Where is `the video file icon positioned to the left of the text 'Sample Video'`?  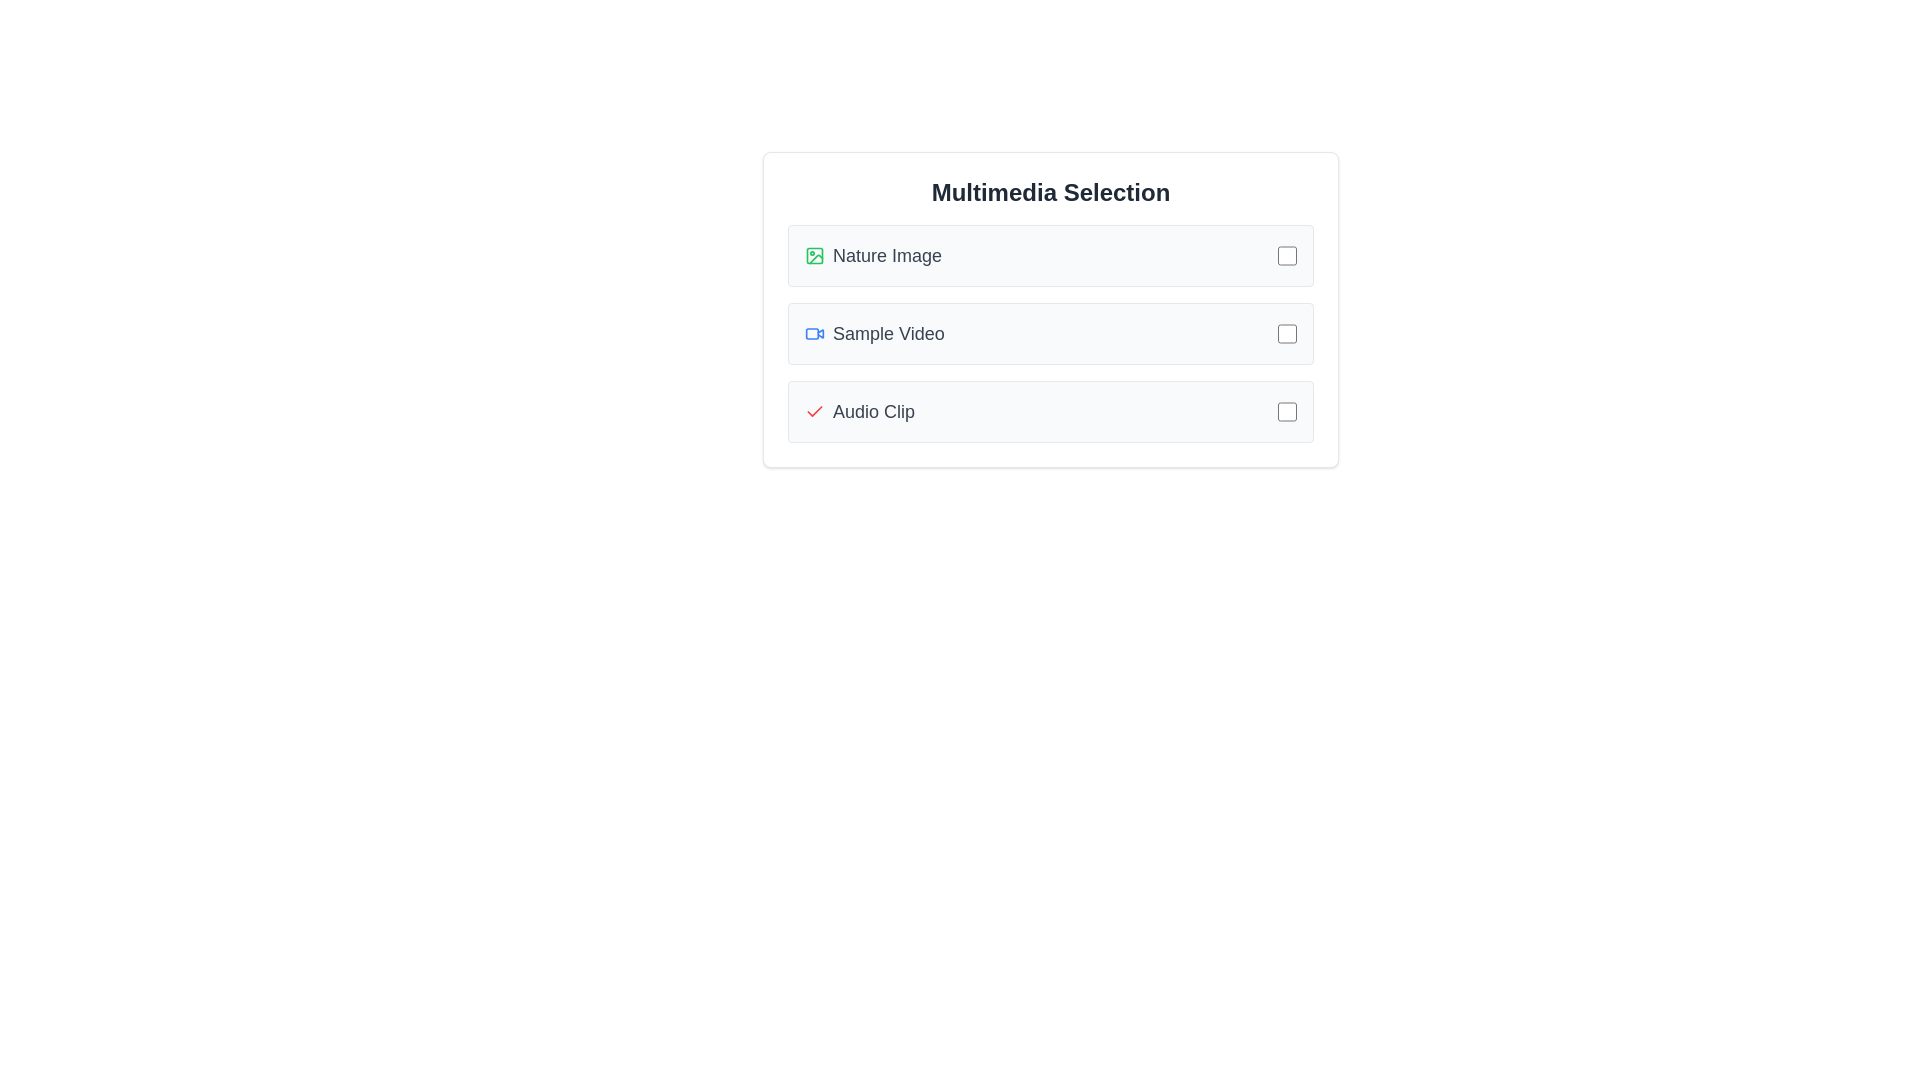 the video file icon positioned to the left of the text 'Sample Video' is located at coordinates (815, 333).